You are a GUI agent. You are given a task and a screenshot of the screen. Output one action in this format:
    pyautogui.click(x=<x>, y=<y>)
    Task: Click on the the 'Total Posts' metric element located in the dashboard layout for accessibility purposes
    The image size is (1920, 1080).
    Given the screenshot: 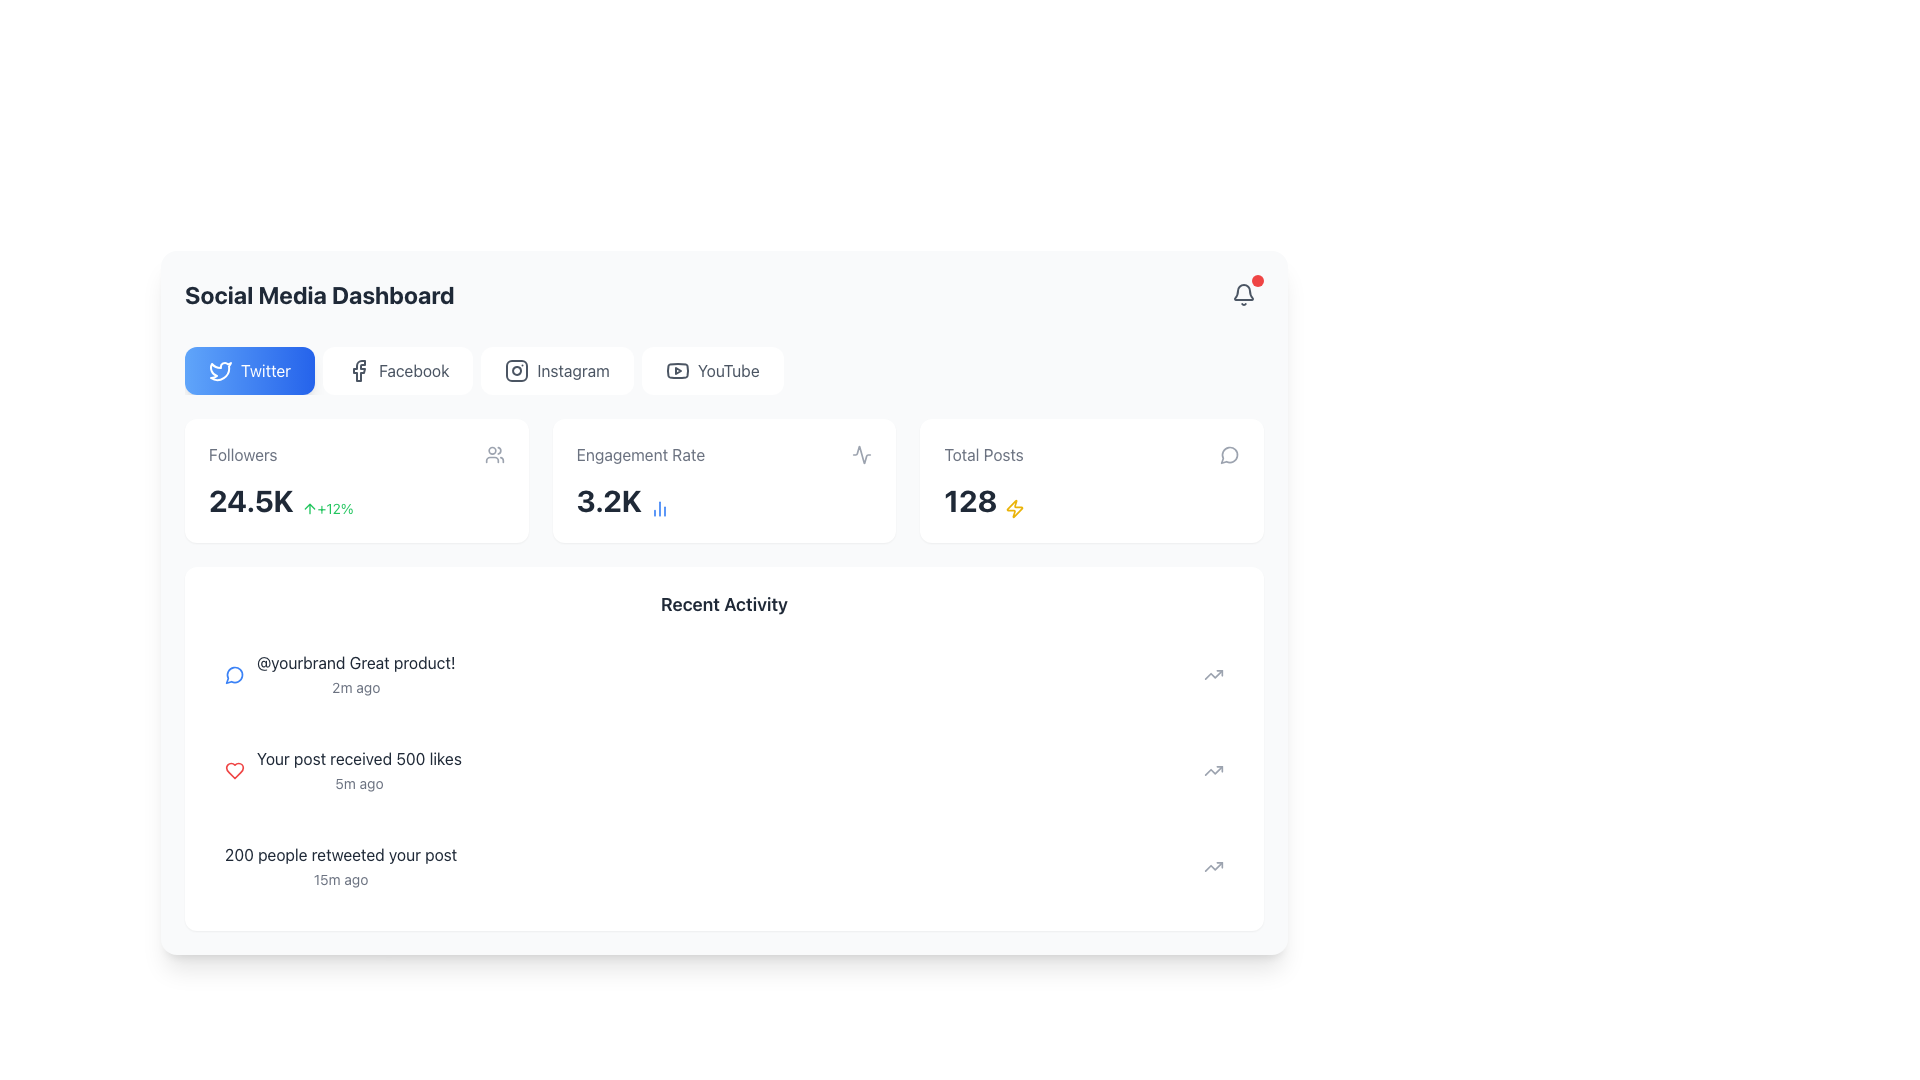 What is the action you would take?
    pyautogui.click(x=970, y=500)
    